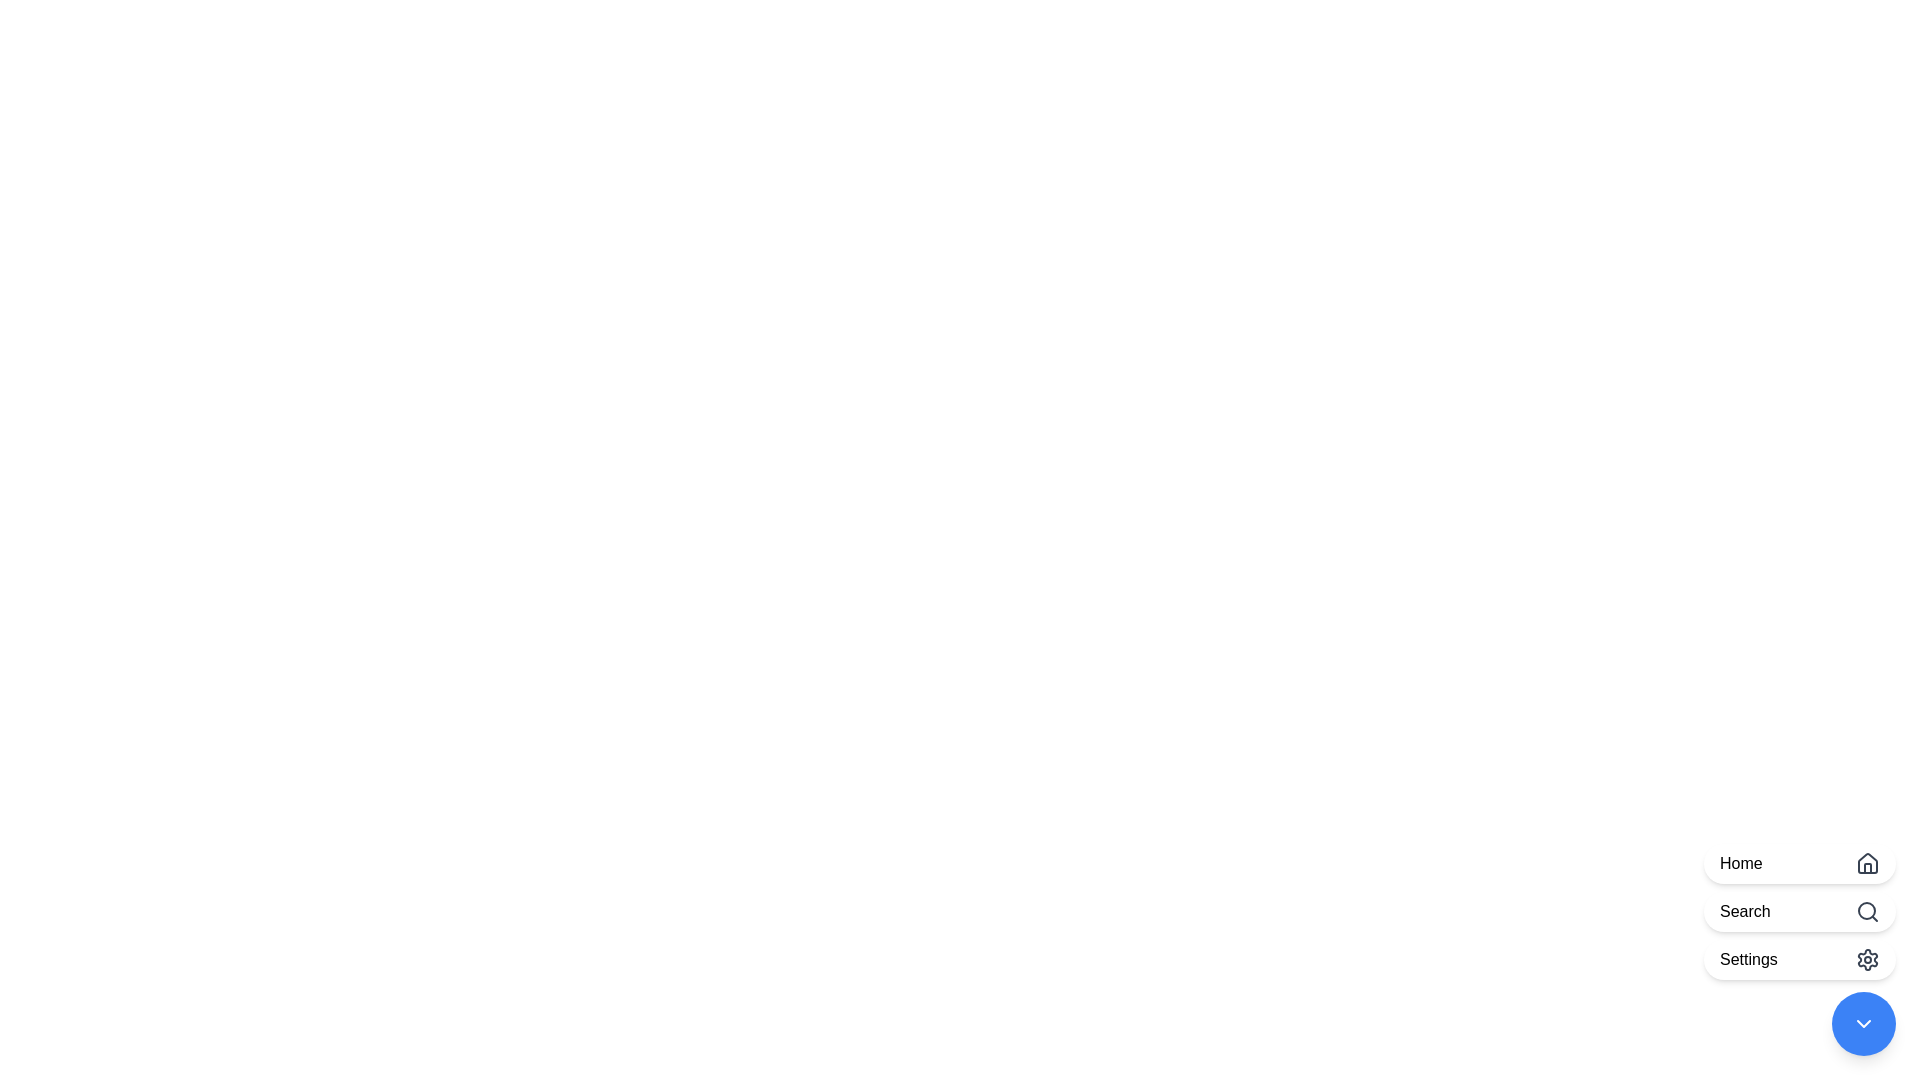 The image size is (1920, 1080). I want to click on the 'Home' icon in the vertical navigation menu, so click(1866, 862).